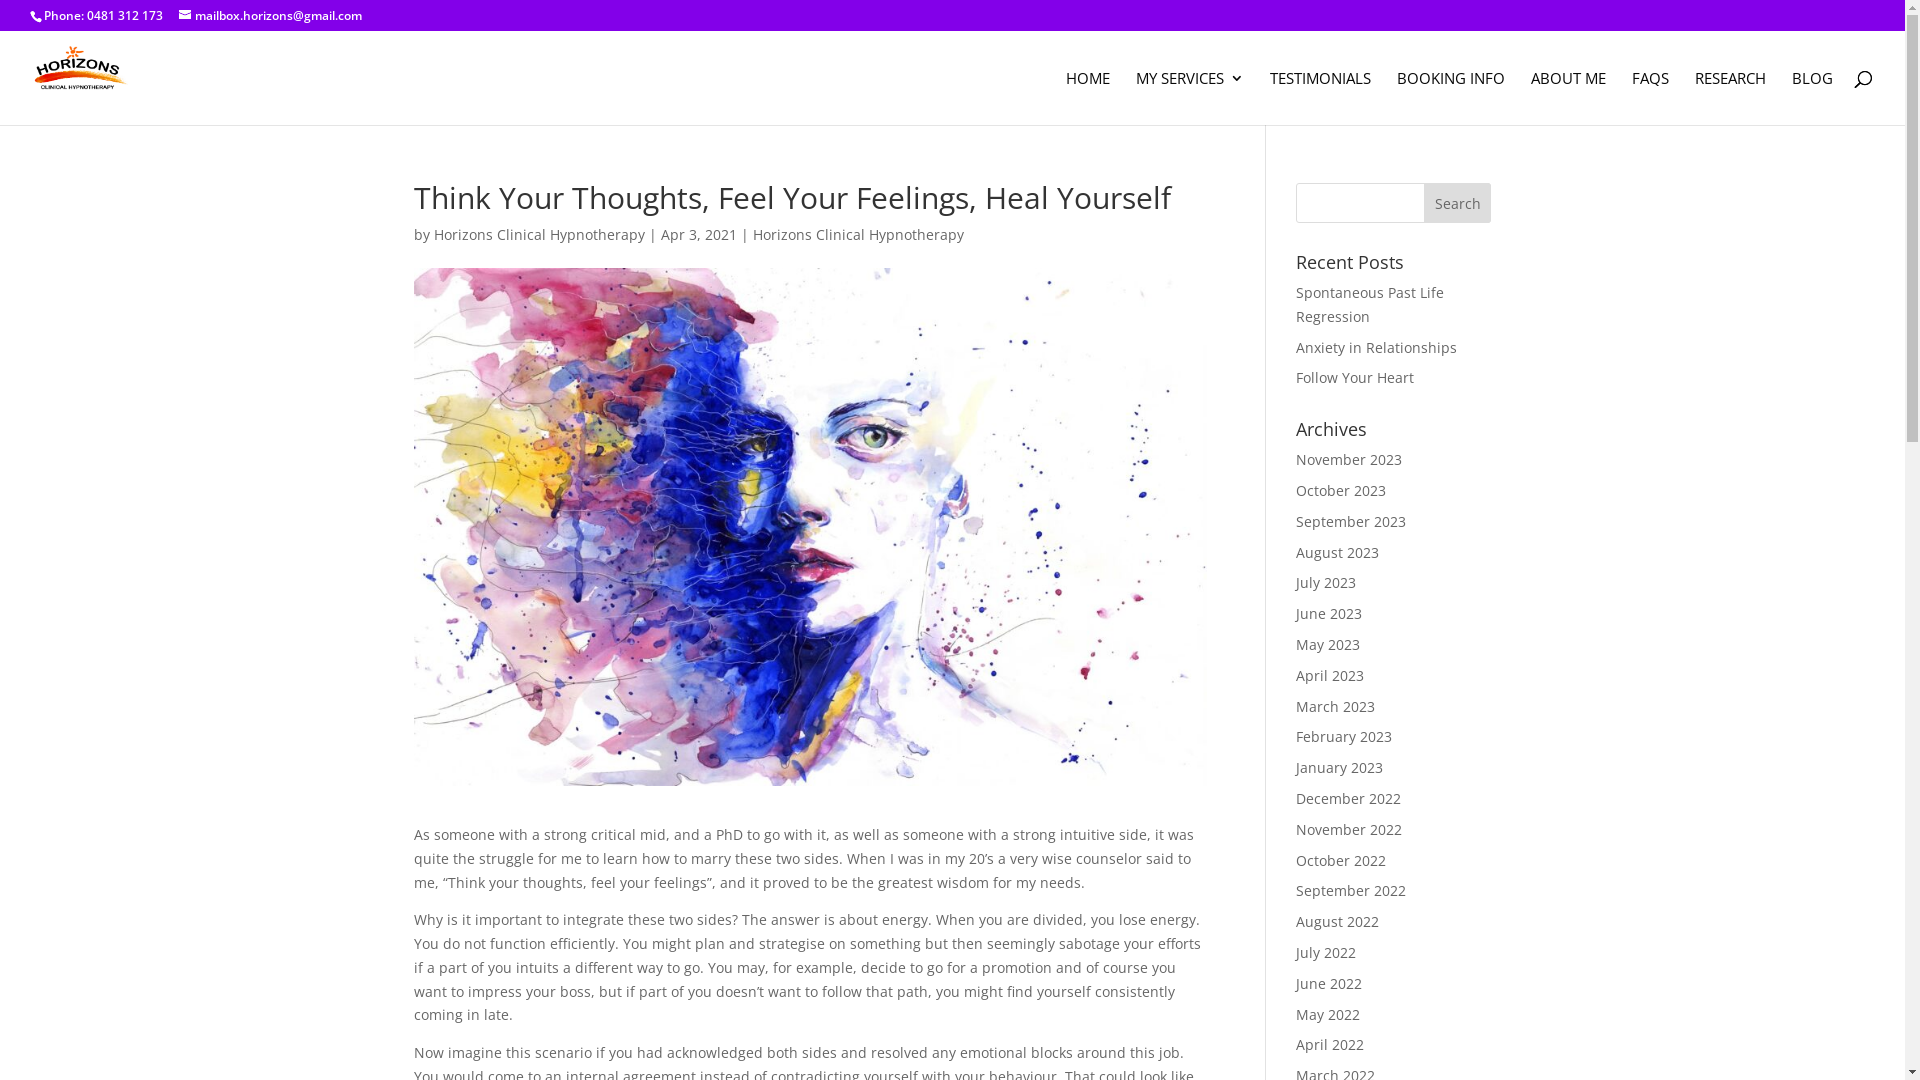 The height and width of the screenshot is (1080, 1920). What do you see at coordinates (1296, 582) in the screenshot?
I see `'July 2023'` at bounding box center [1296, 582].